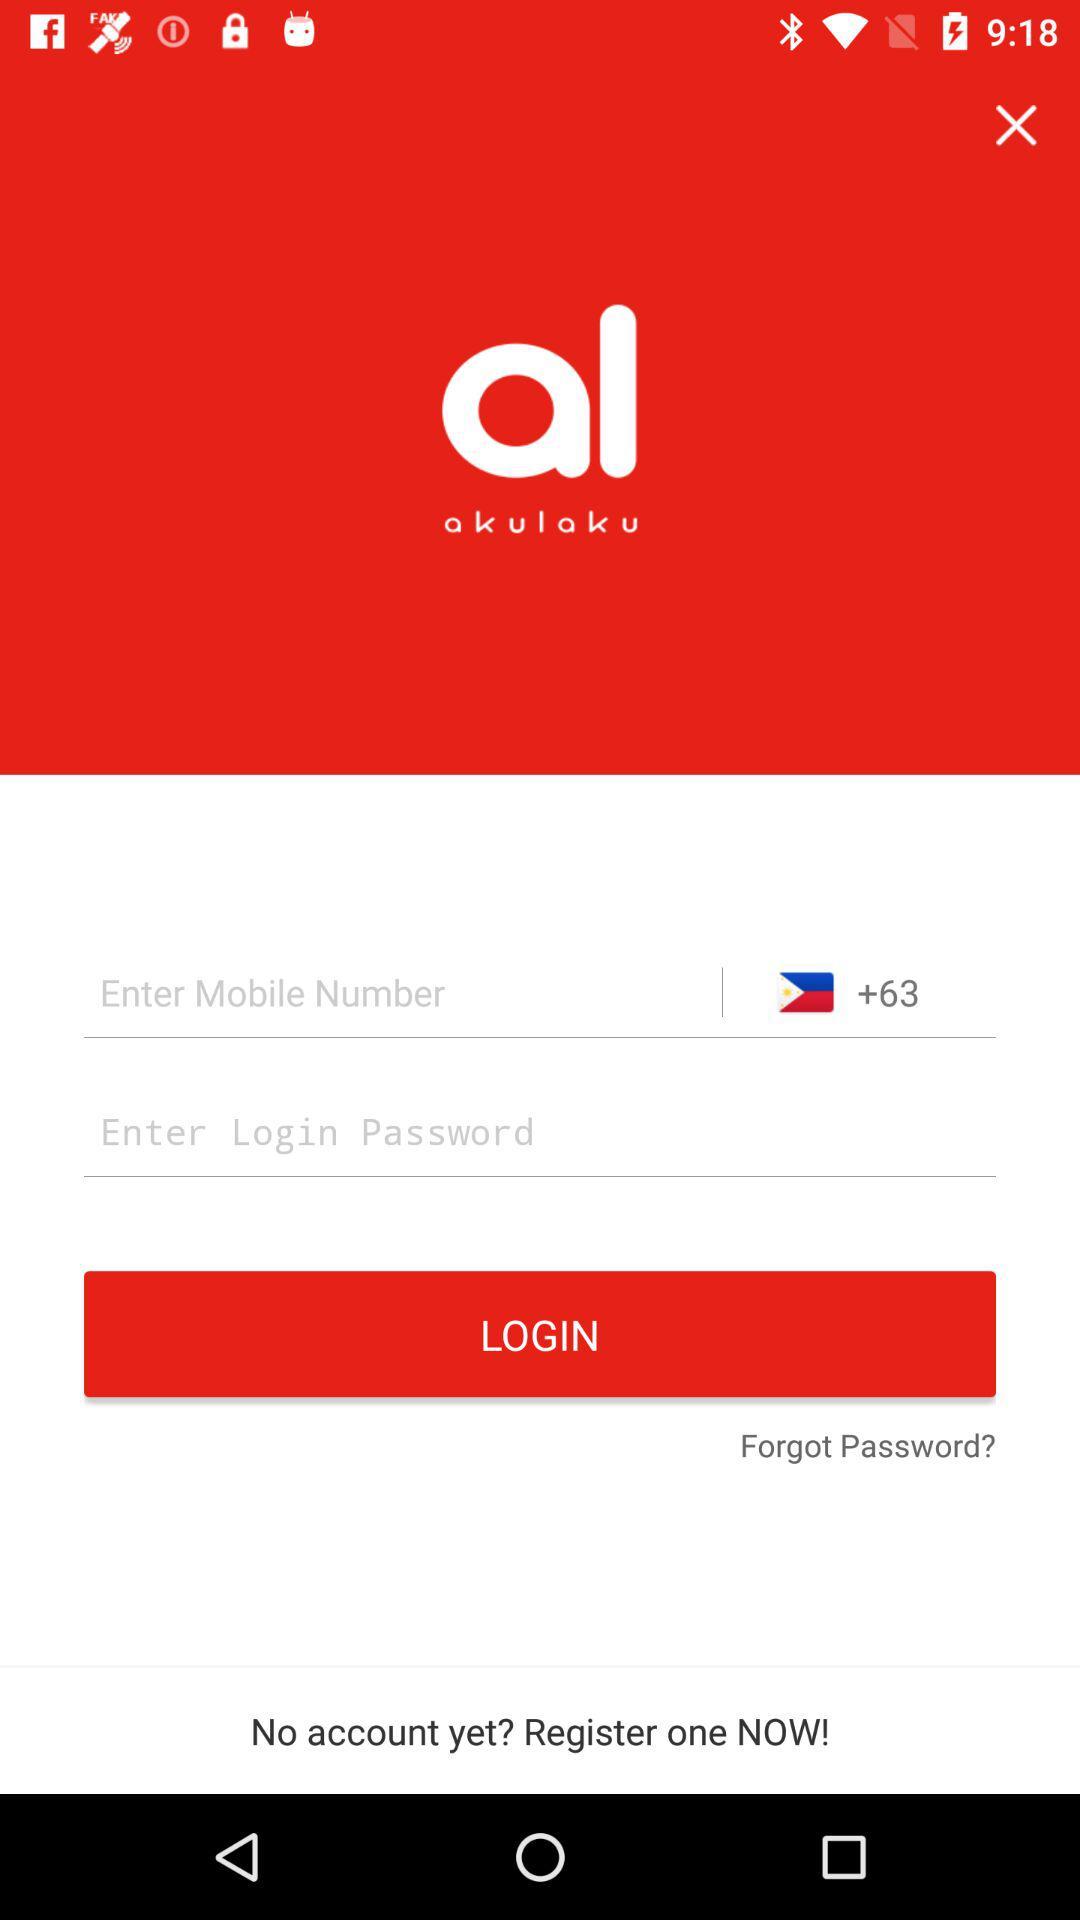 This screenshot has width=1080, height=1920. What do you see at coordinates (867, 1447) in the screenshot?
I see `icon at the bottom right corner` at bounding box center [867, 1447].